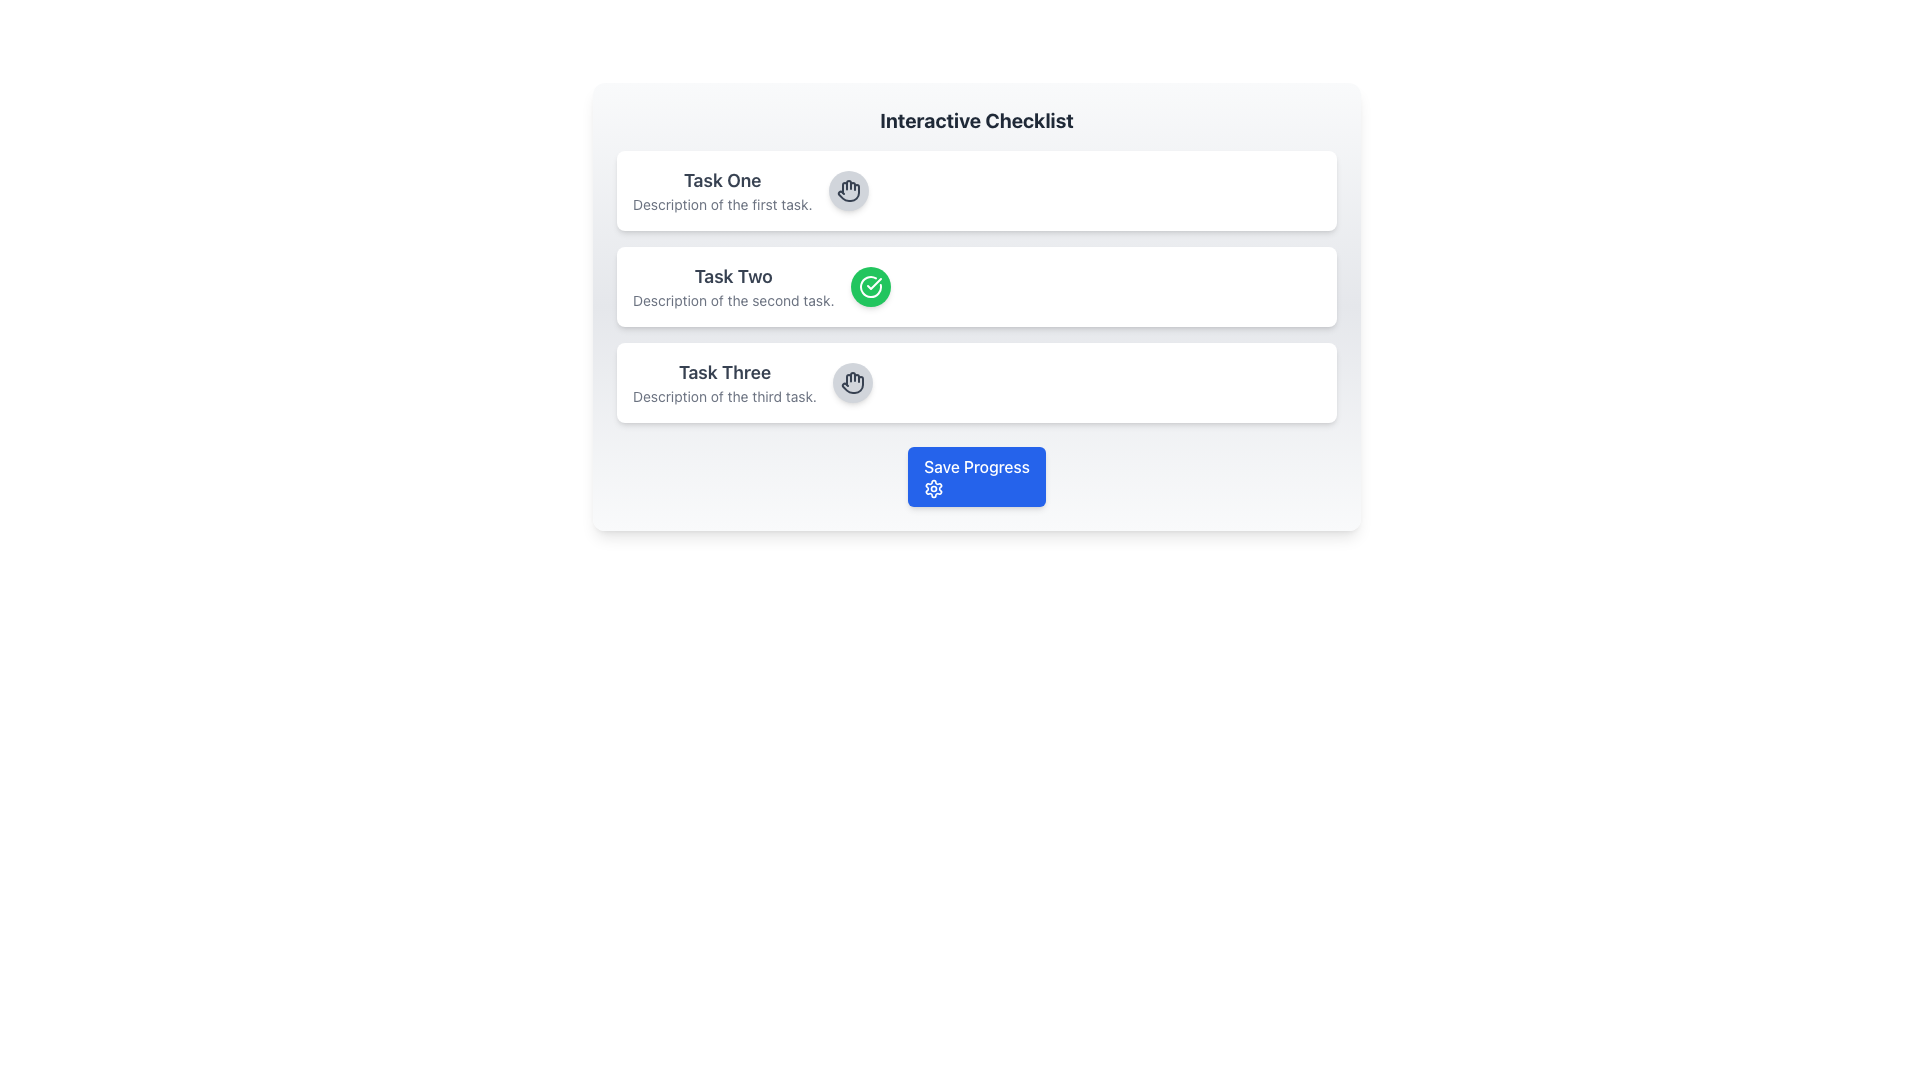 This screenshot has width=1920, height=1080. Describe the element at coordinates (732, 300) in the screenshot. I see `the informational Text Label that describes 'Task Two', located below the 'Task Two' heading in the checklist` at that location.